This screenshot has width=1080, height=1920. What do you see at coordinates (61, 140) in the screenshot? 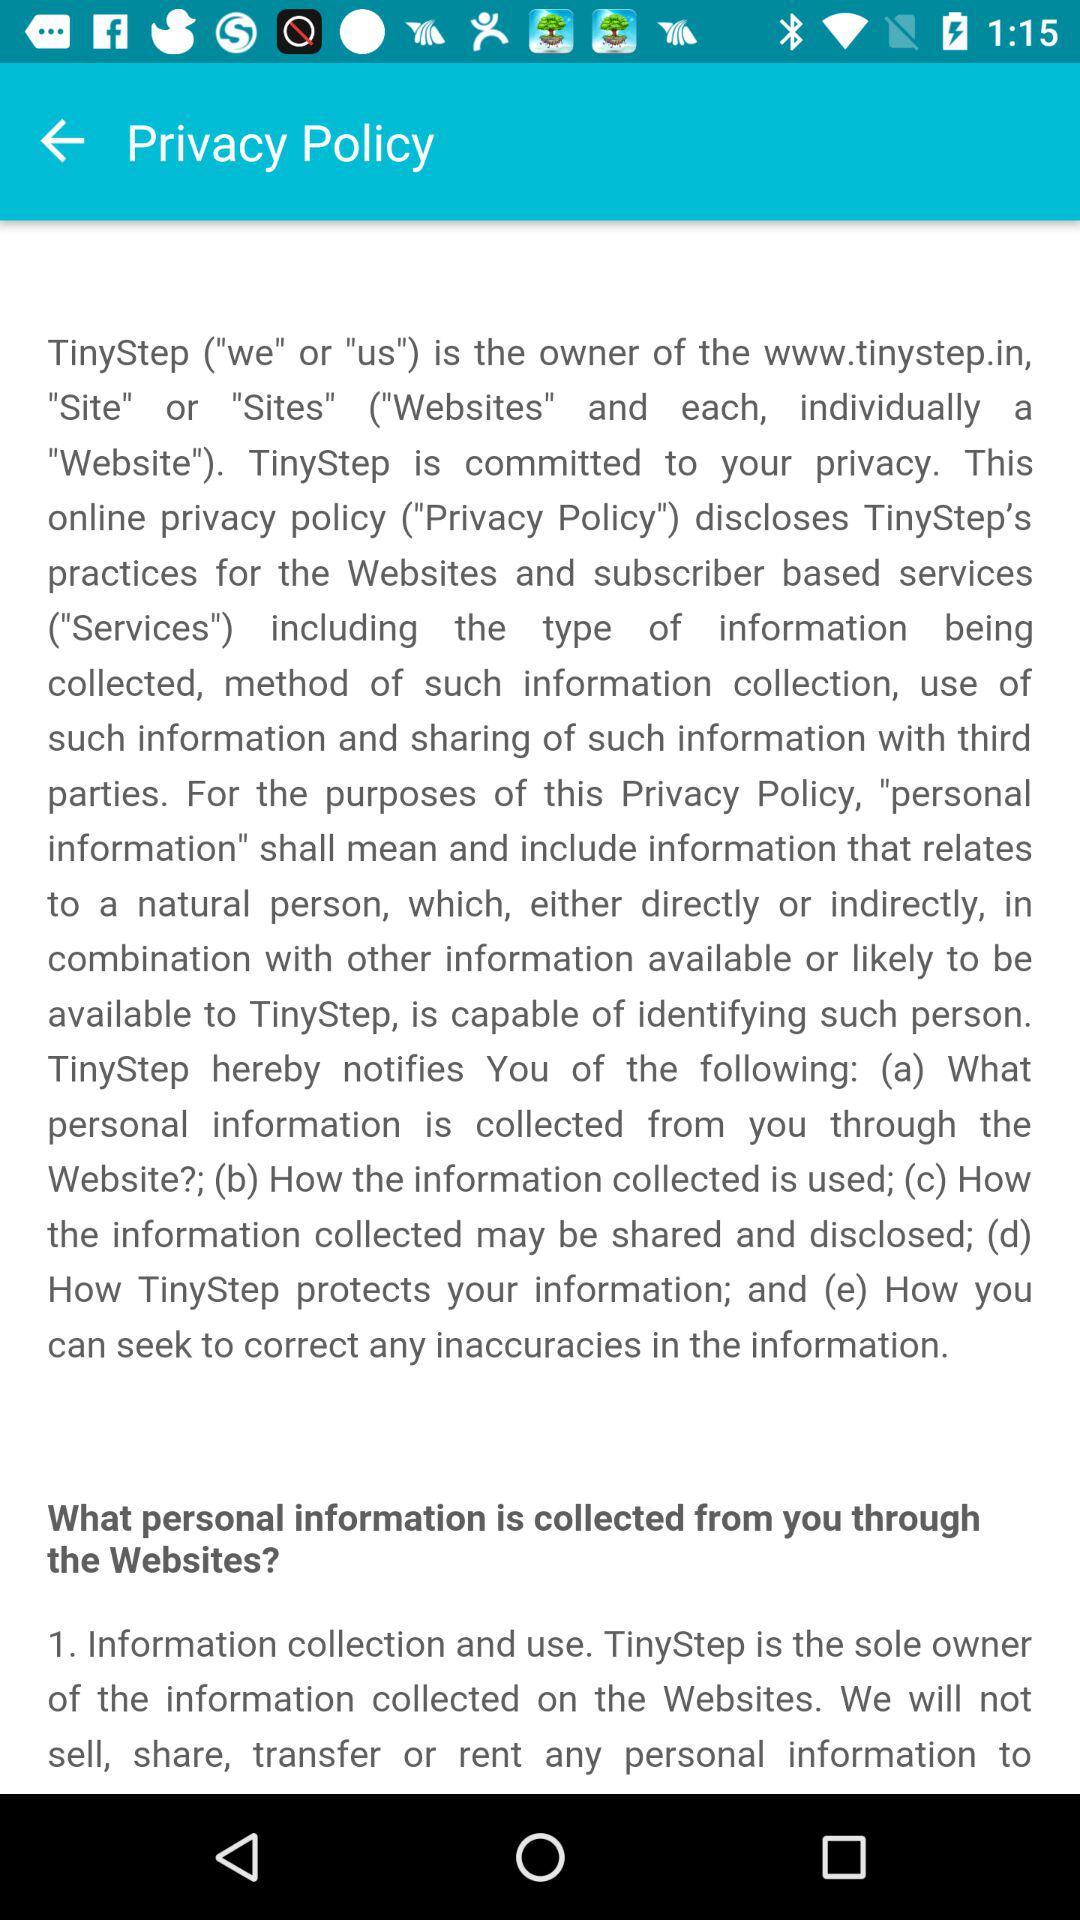
I see `return to previous page` at bounding box center [61, 140].